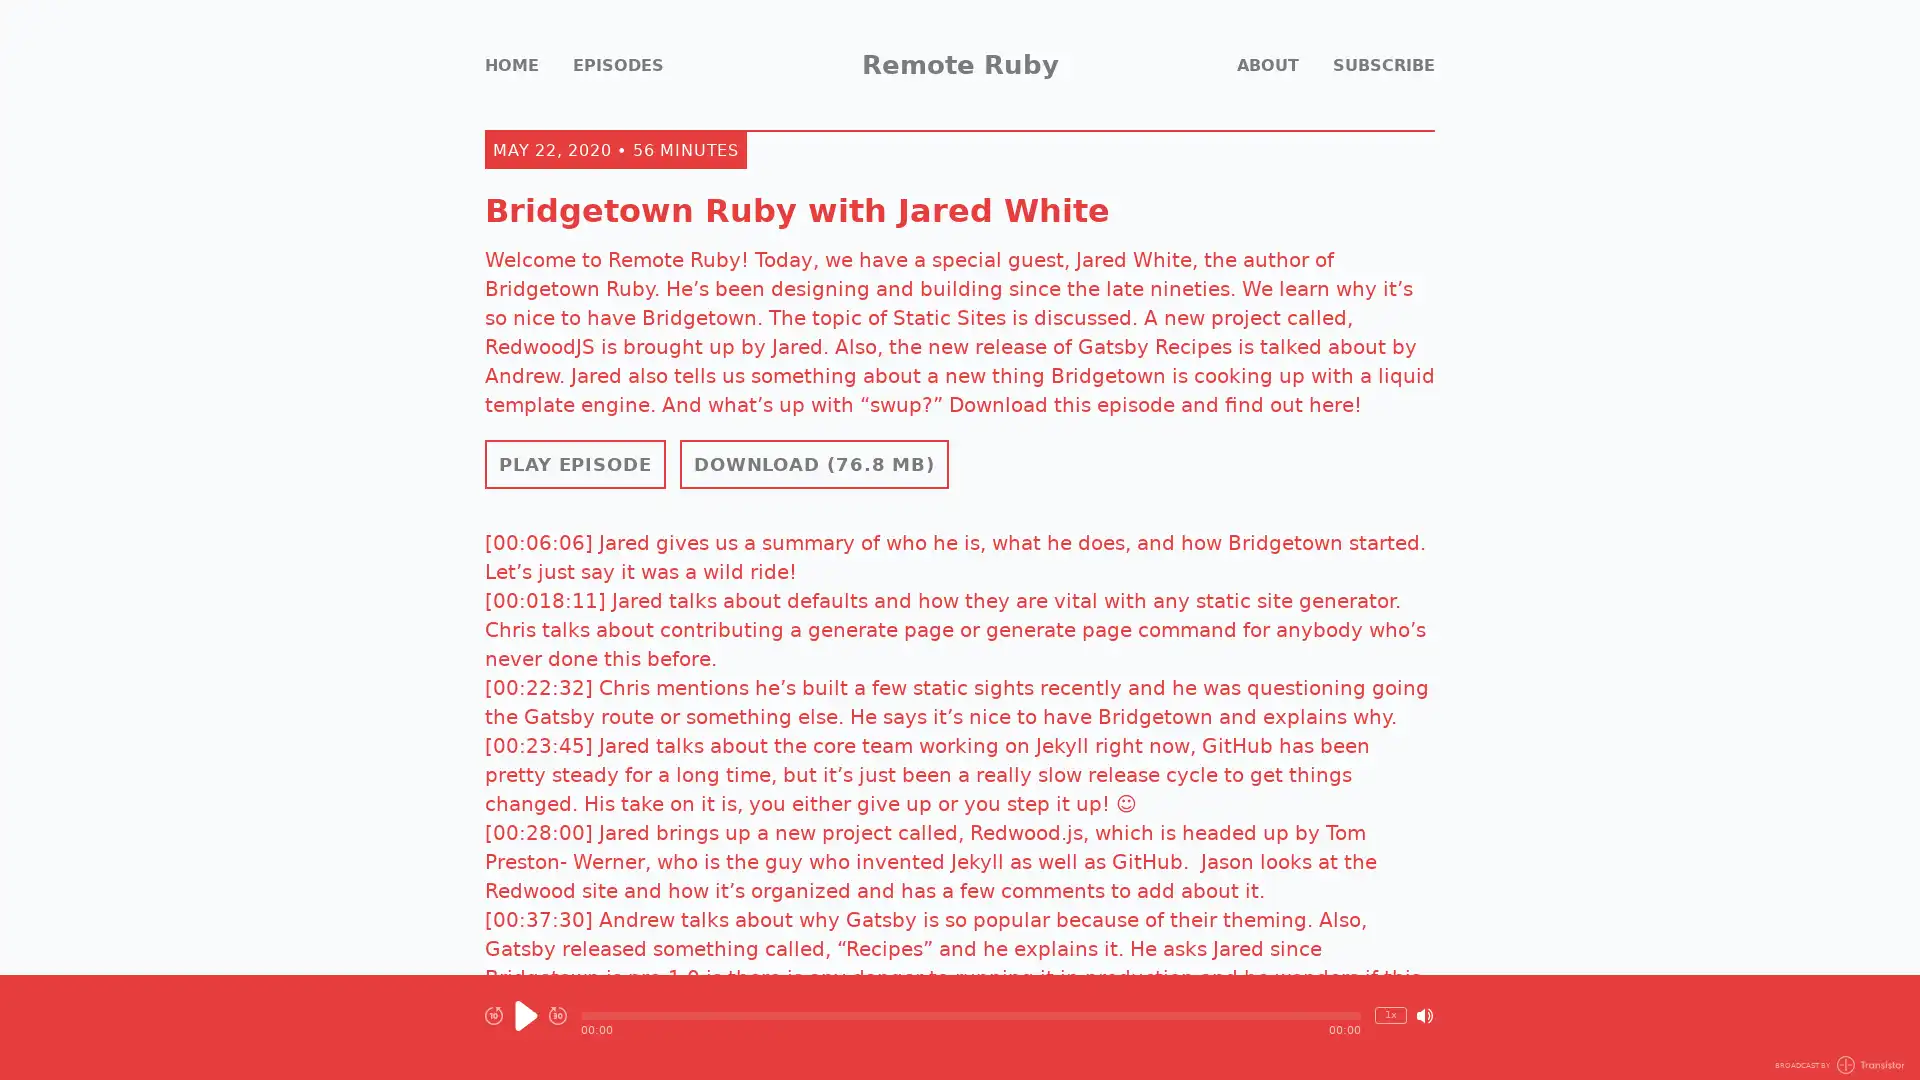 The image size is (1920, 1080). I want to click on PLAY EPISODE, so click(574, 464).